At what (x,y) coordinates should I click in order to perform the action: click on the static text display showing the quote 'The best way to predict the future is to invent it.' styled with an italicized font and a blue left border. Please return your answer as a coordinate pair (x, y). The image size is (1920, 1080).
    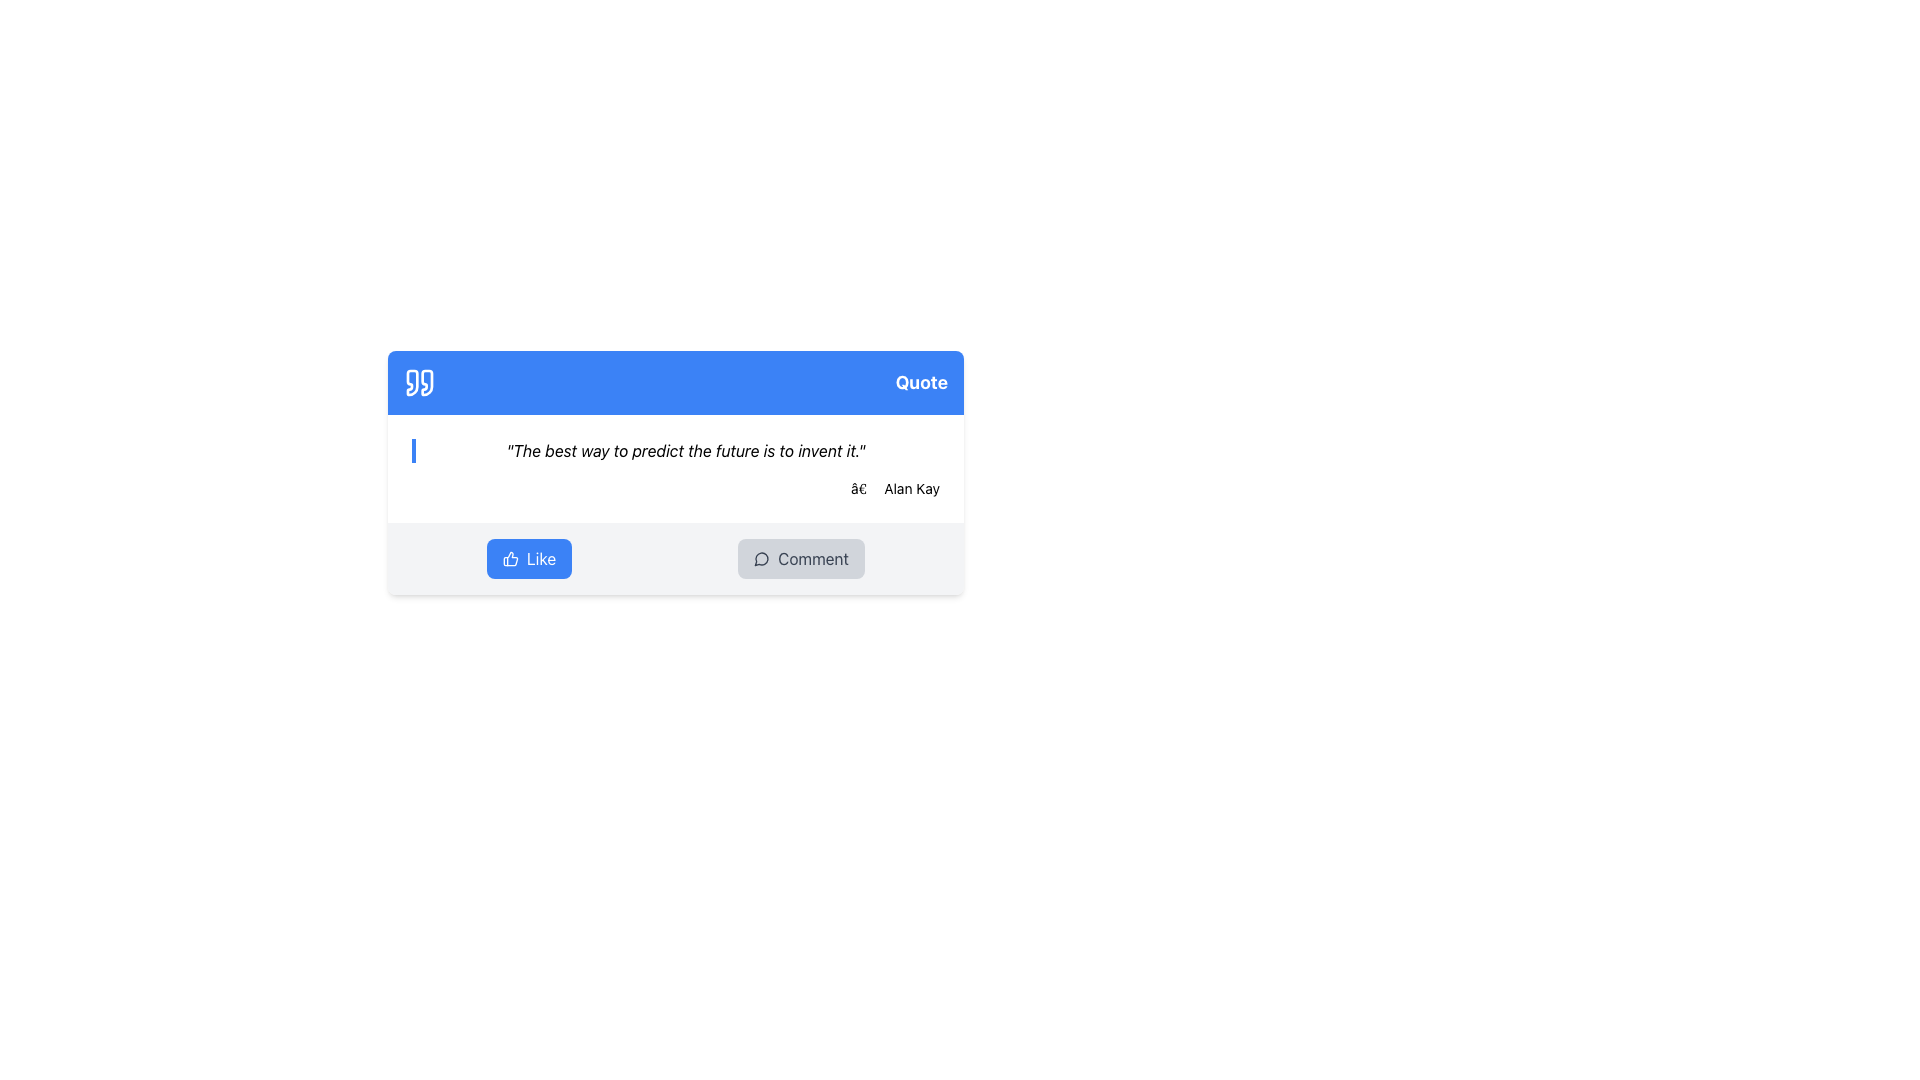
    Looking at the image, I should click on (676, 451).